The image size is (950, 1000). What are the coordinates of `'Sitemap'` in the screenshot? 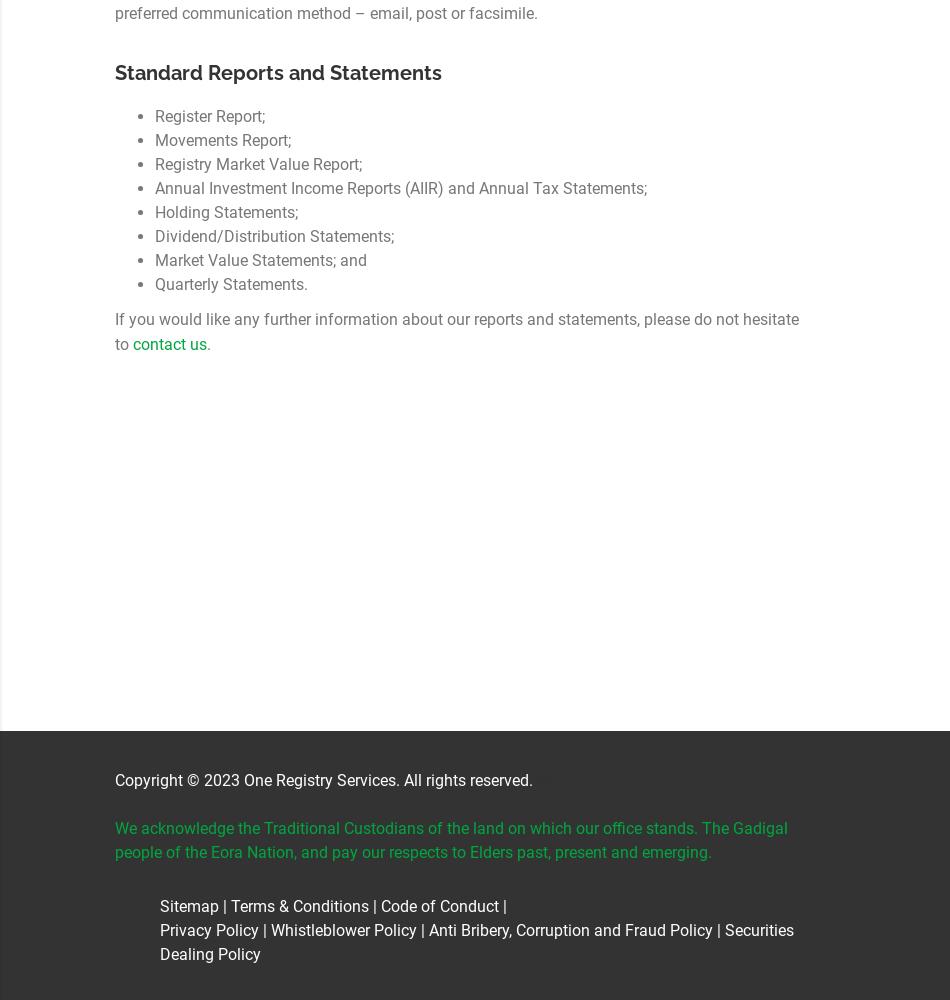 It's located at (159, 906).